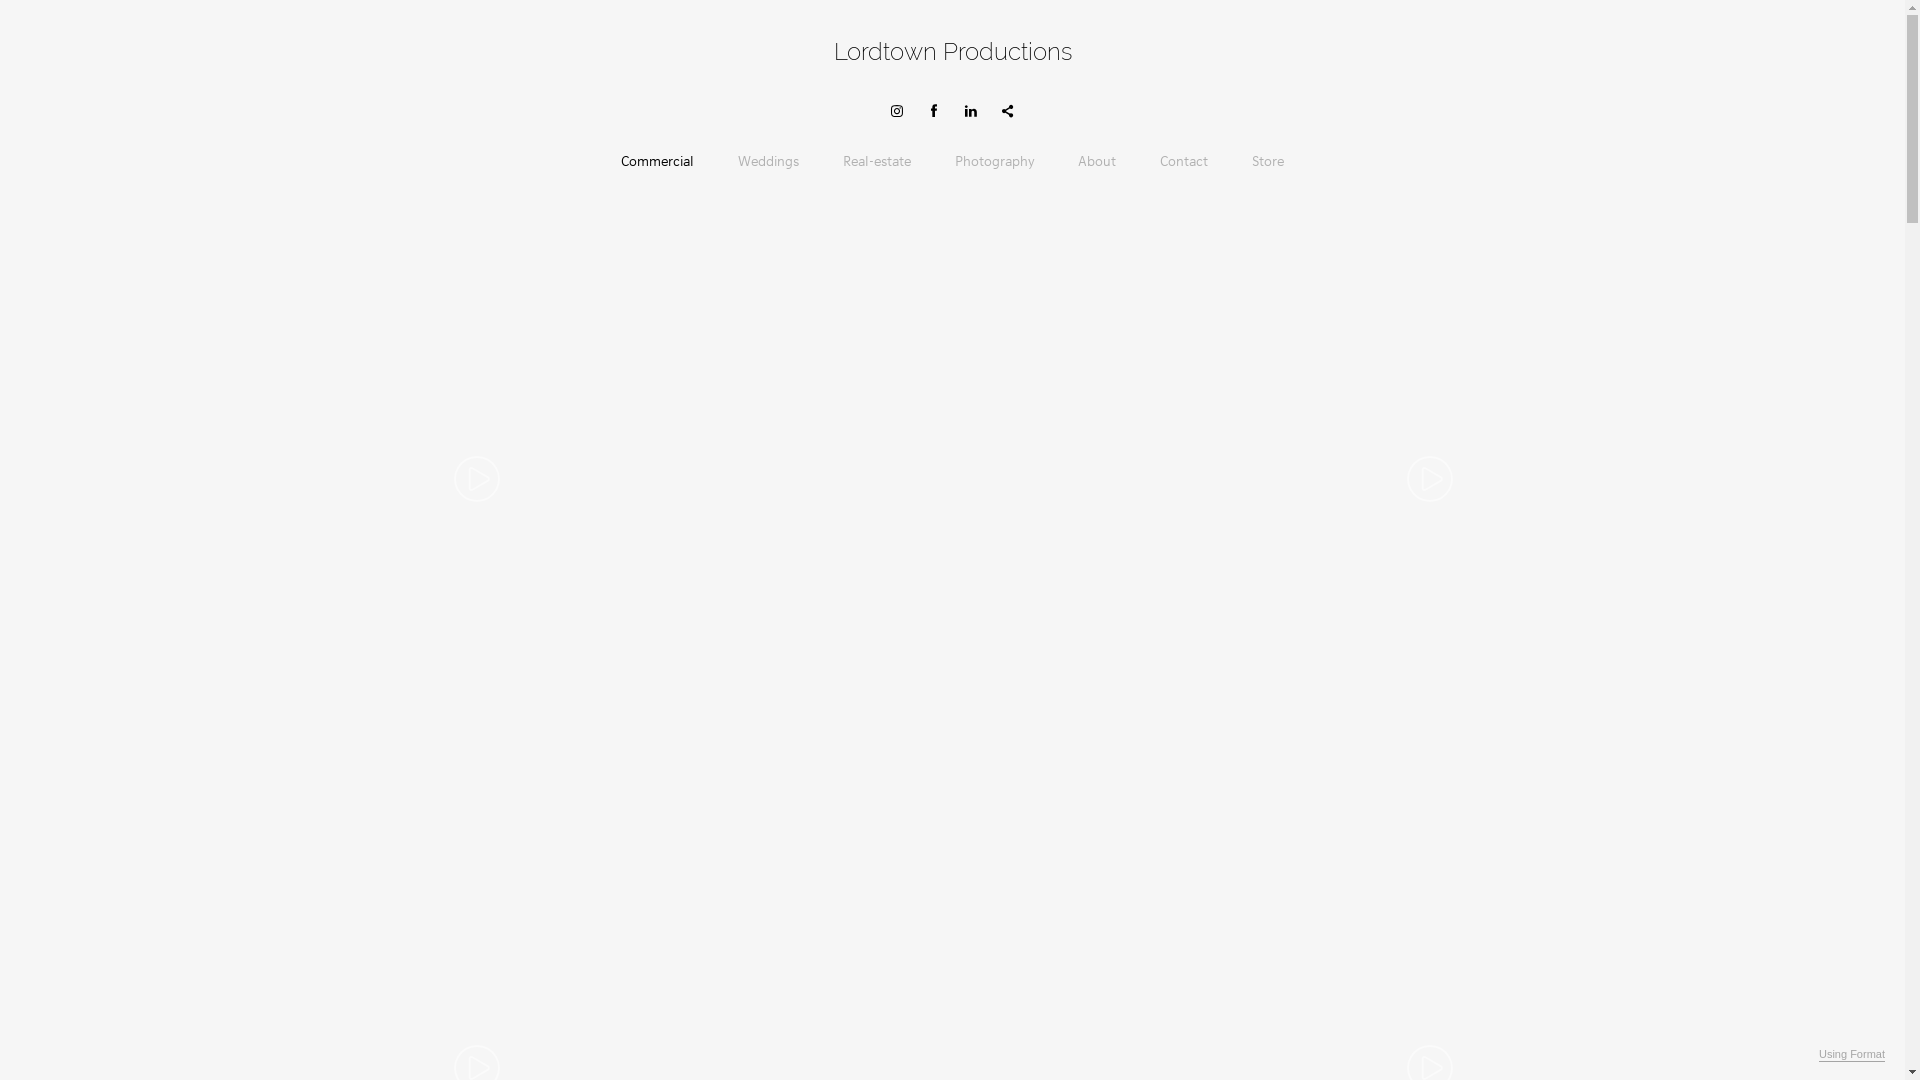  I want to click on 'Share', so click(1008, 111).